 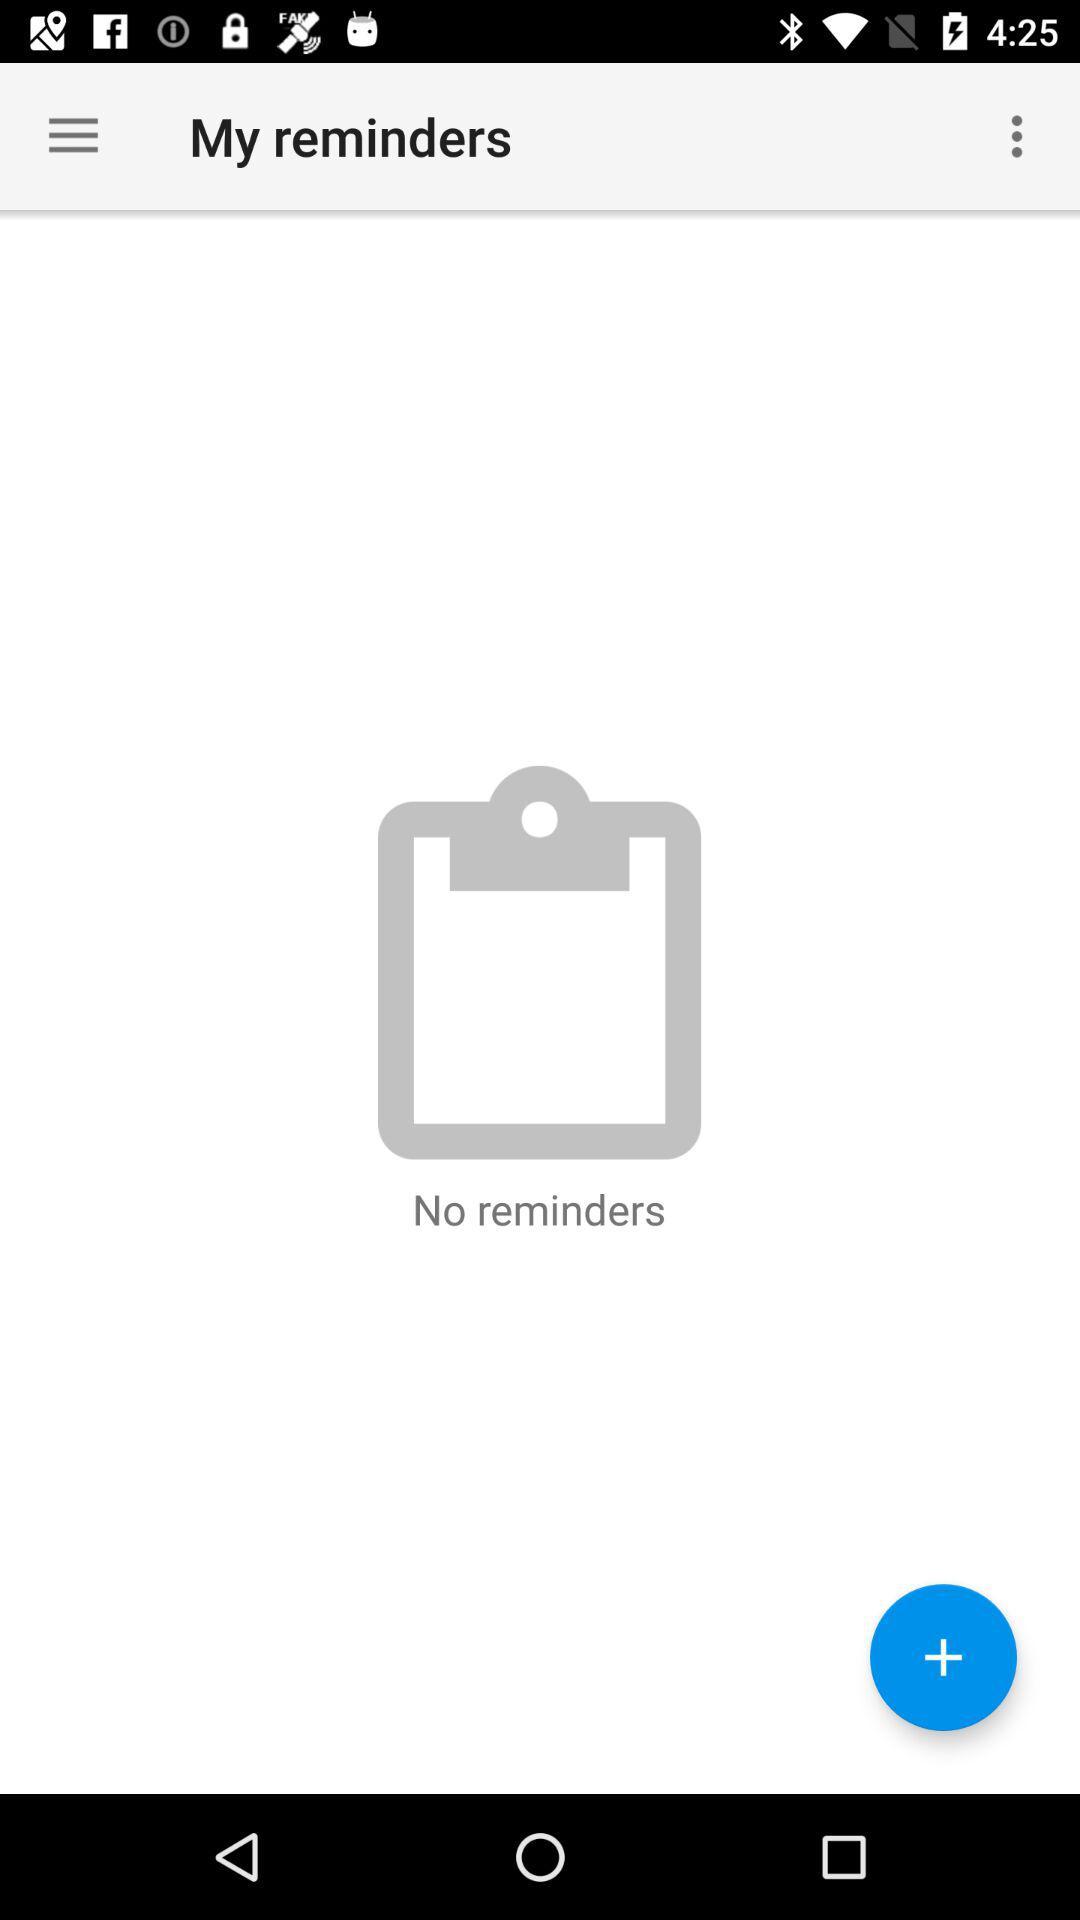 I want to click on item to the right of my reminders icon, so click(x=1017, y=135).